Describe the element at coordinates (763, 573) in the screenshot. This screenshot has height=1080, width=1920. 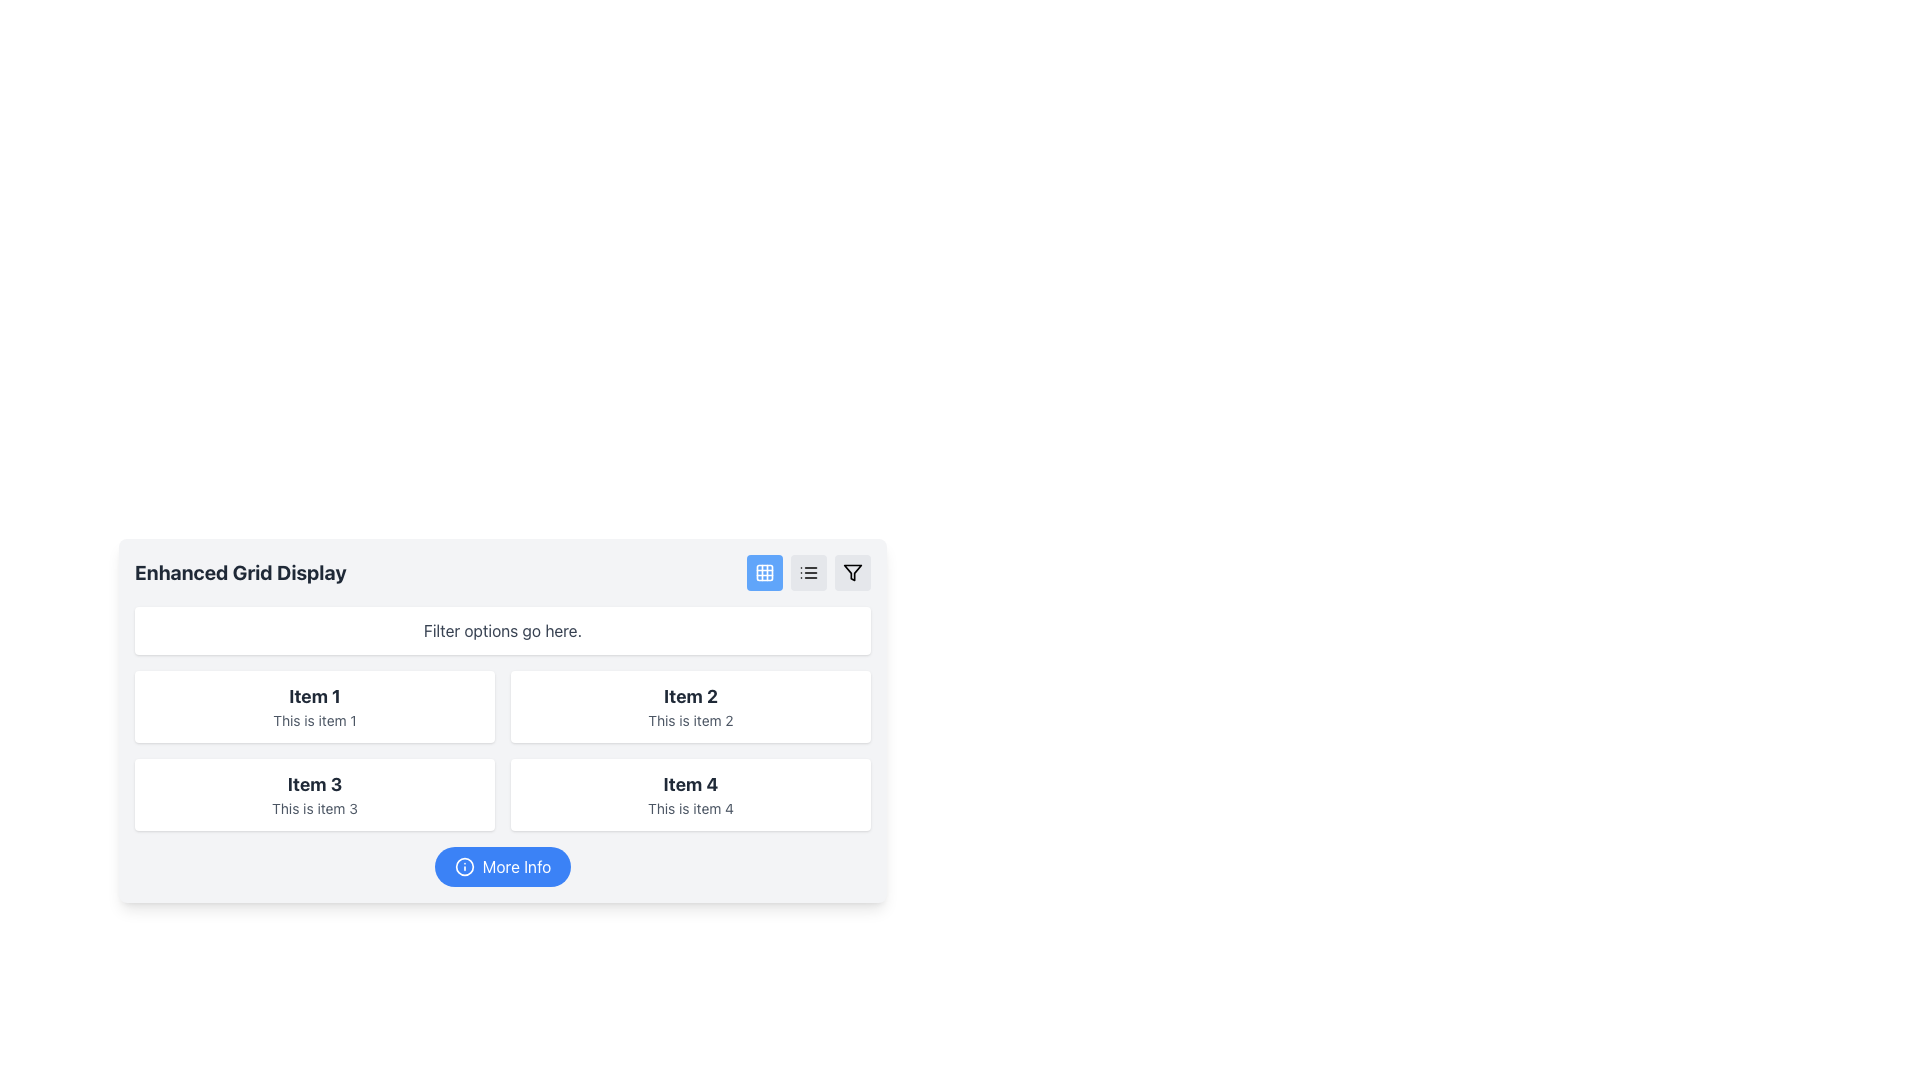
I see `the grid icon button with a blue background and white grid lines located in the toolbar at the top-right corner of the display panel` at that location.